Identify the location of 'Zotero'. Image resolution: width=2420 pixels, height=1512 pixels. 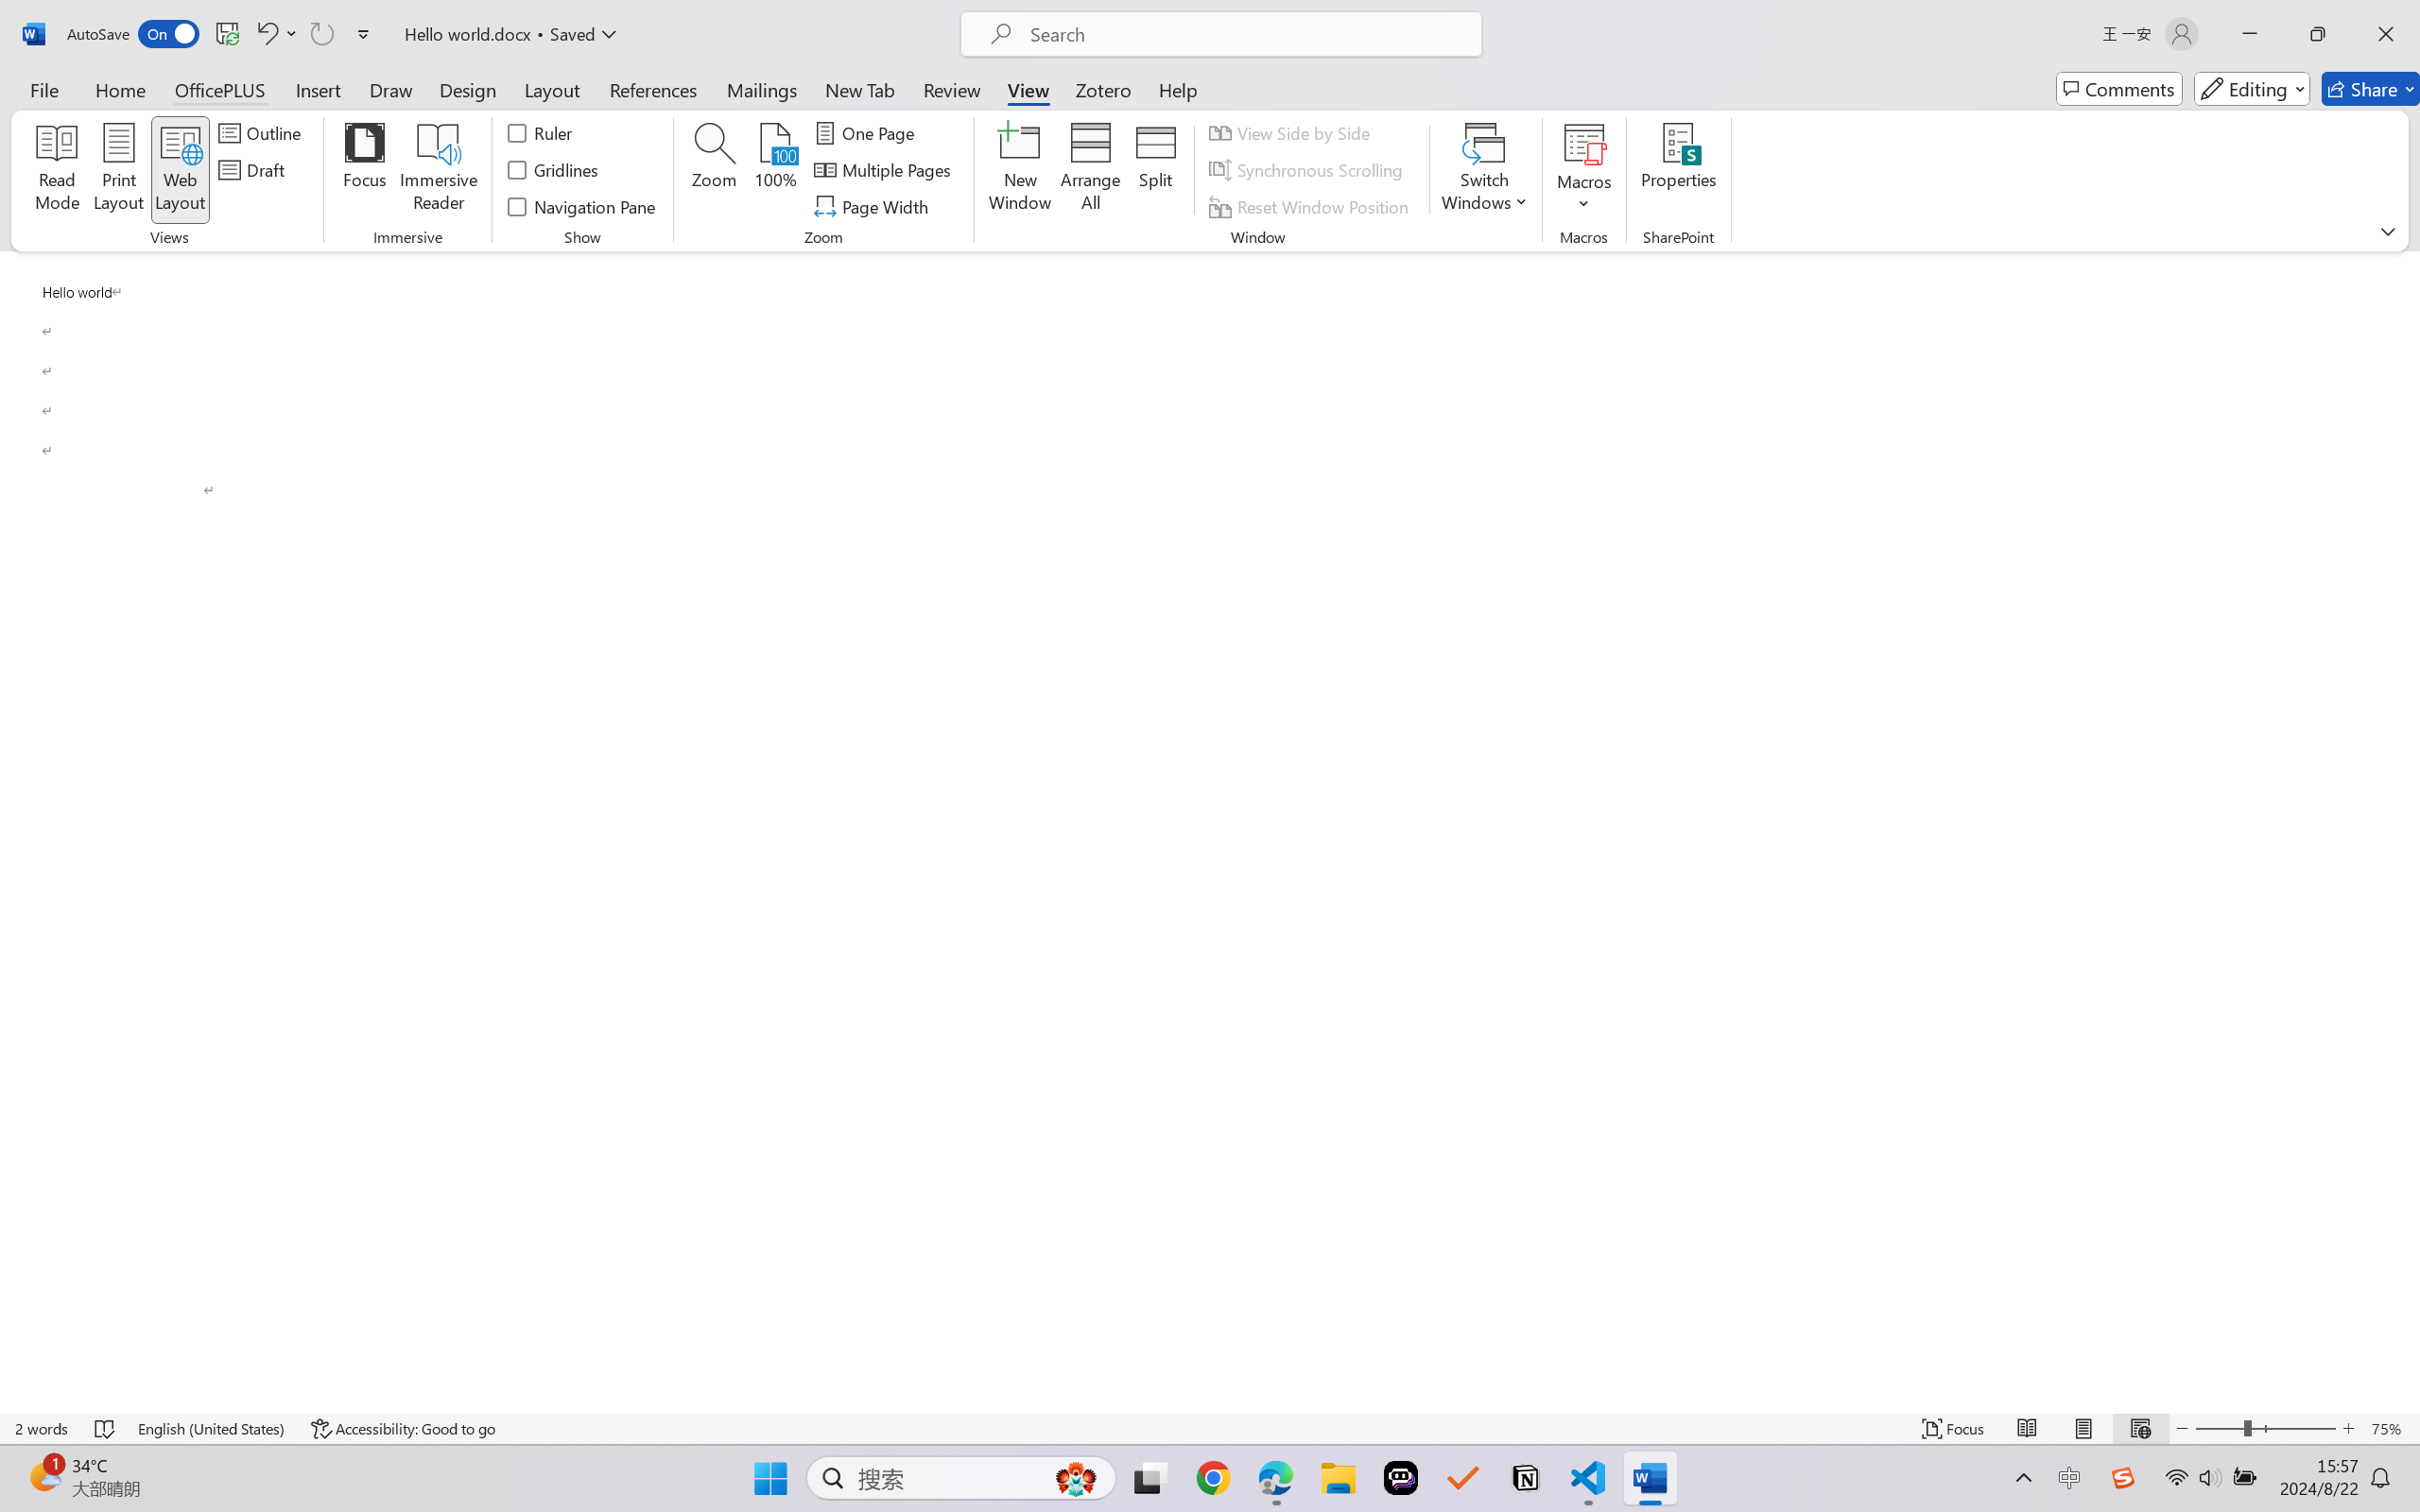
(1102, 88).